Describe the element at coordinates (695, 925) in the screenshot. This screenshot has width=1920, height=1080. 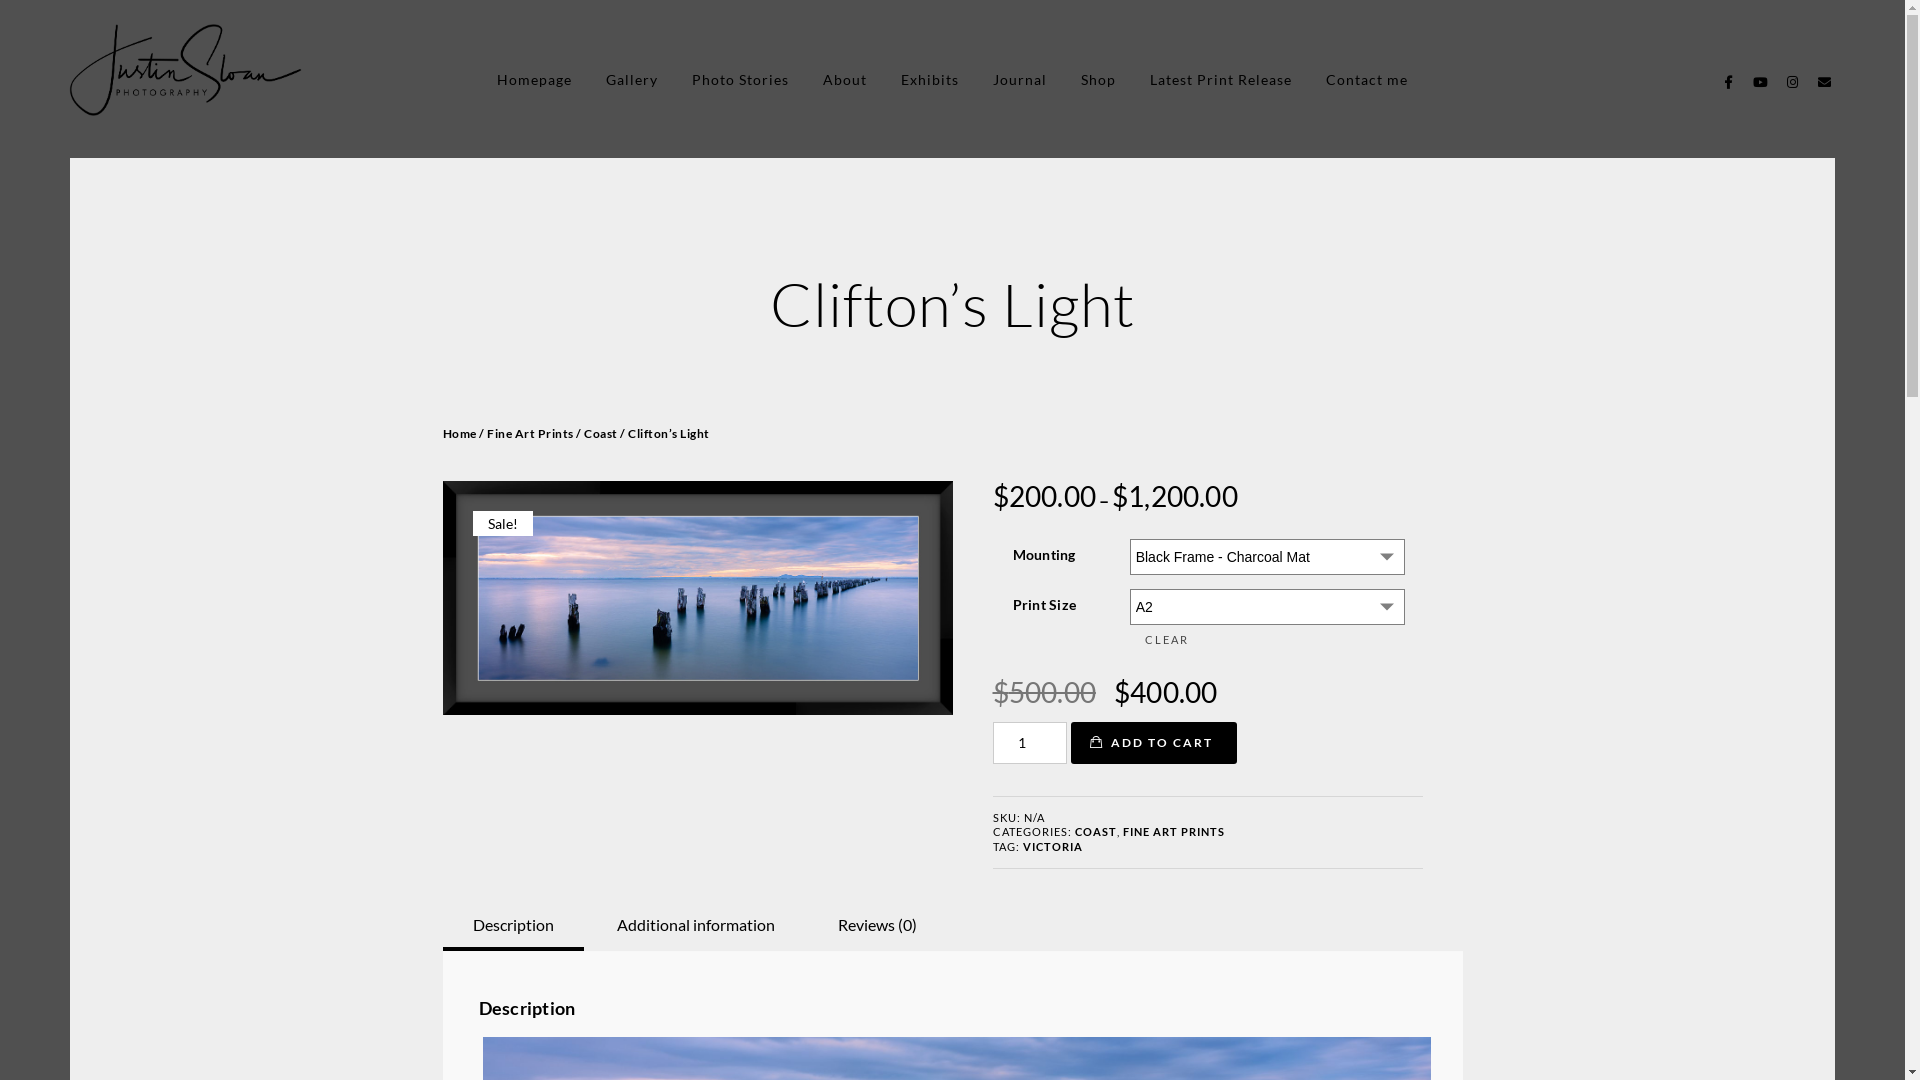
I see `'Additional information'` at that location.